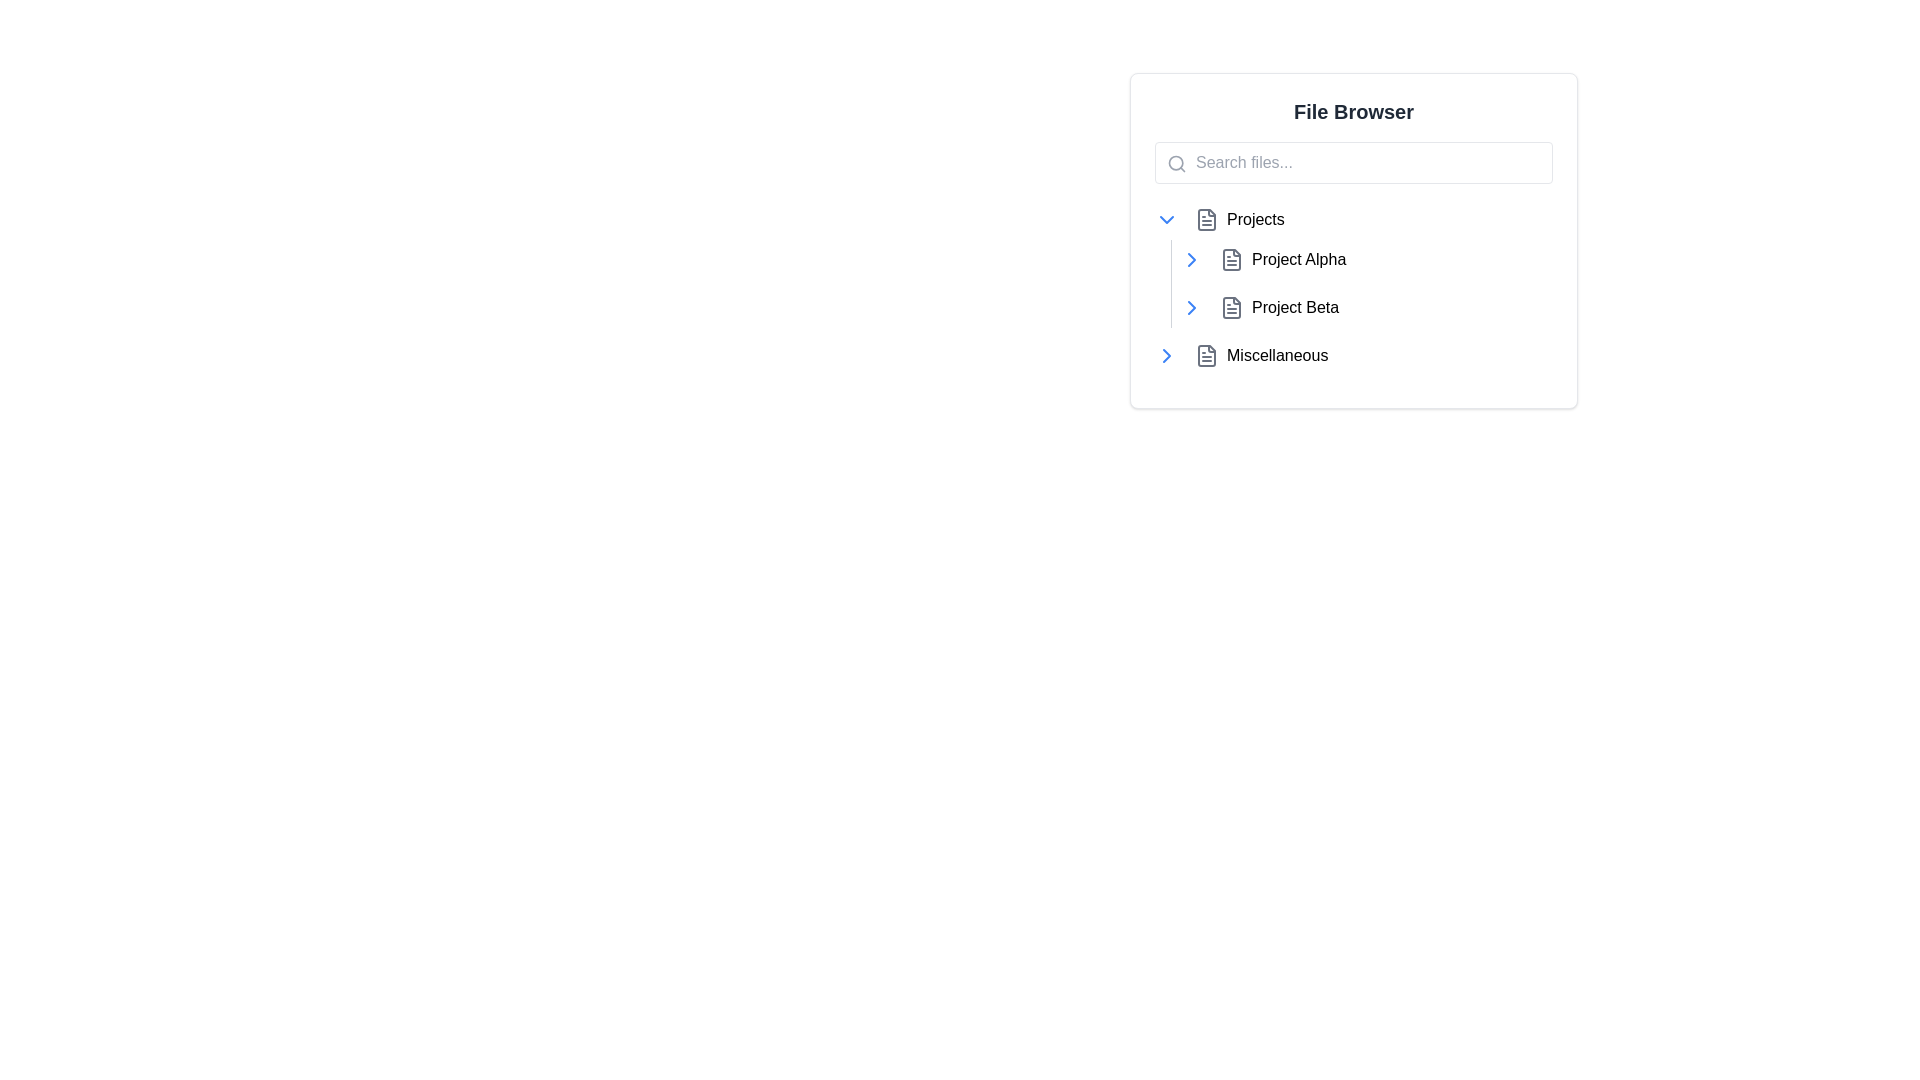 The height and width of the screenshot is (1080, 1920). What do you see at coordinates (1205, 219) in the screenshot?
I see `the document icon styled in gray, located to the left of the 'Projects' label` at bounding box center [1205, 219].